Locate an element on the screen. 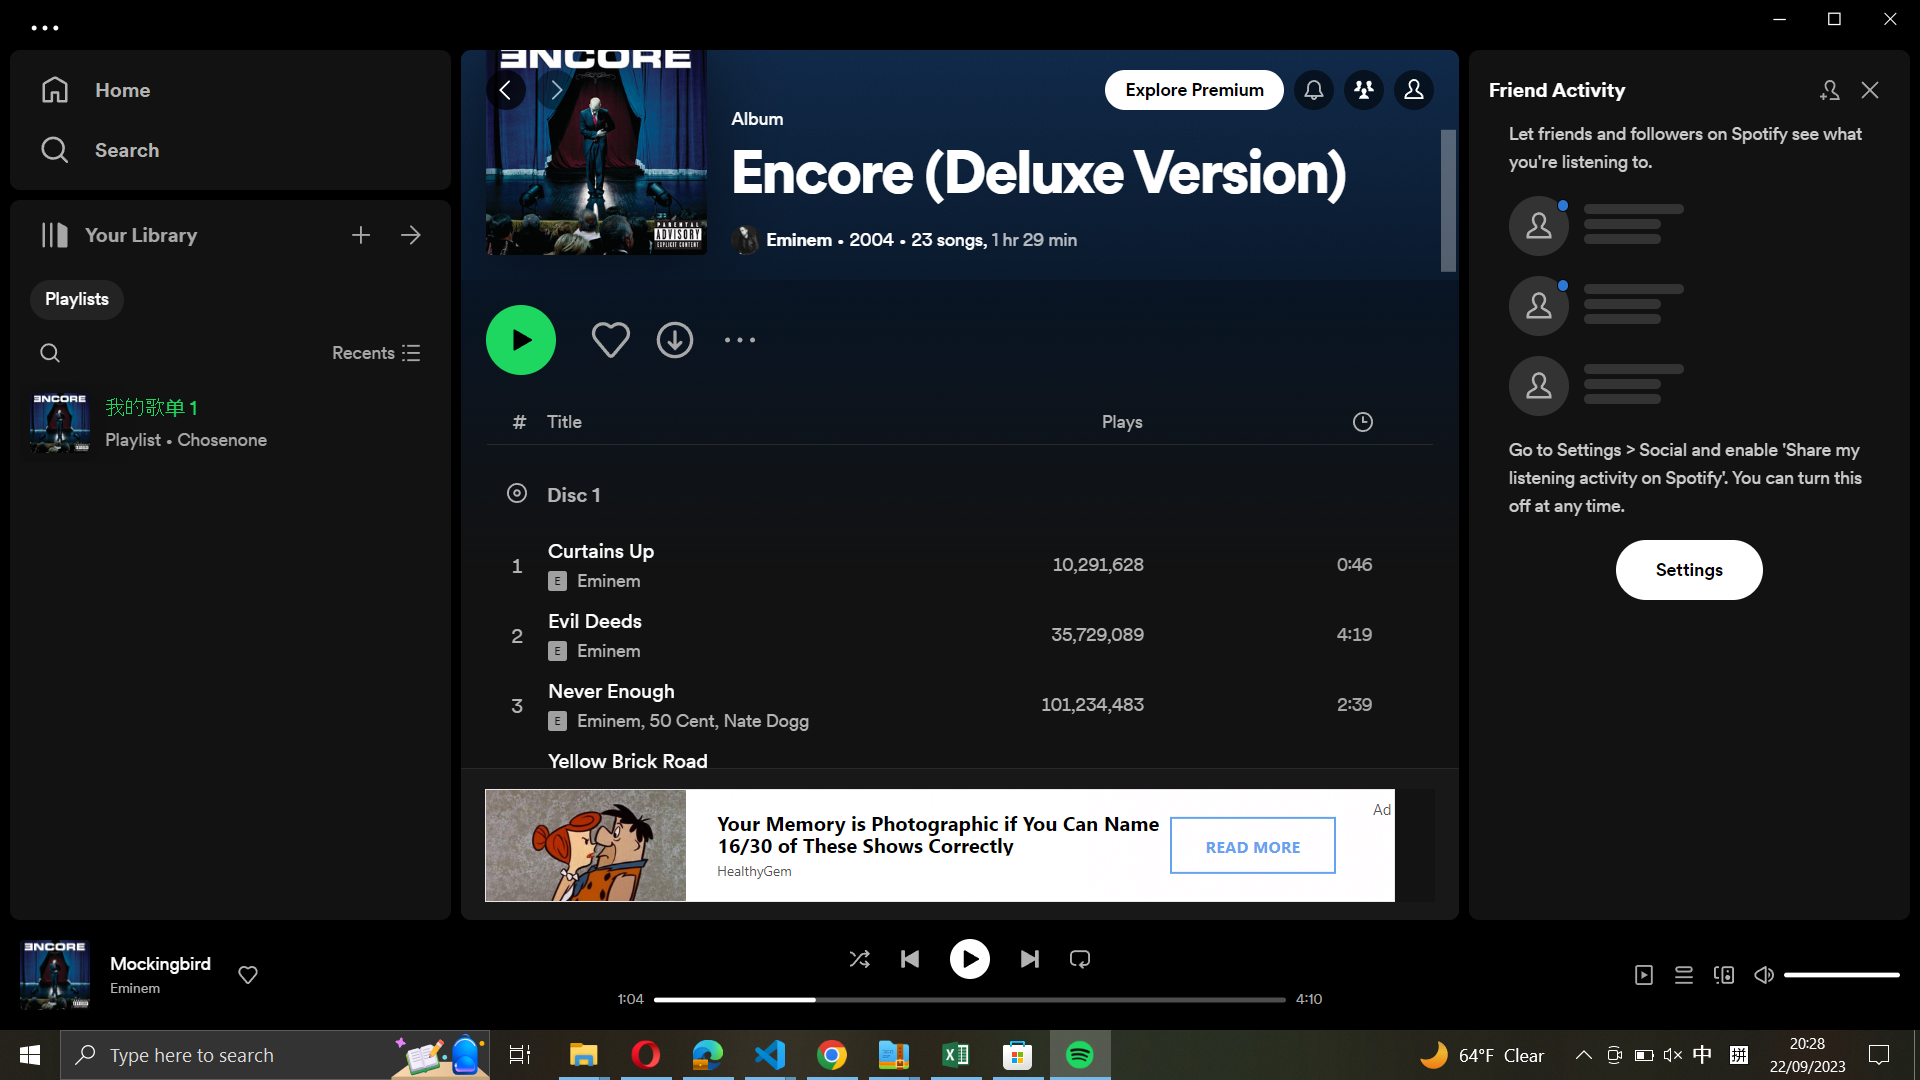  Incorporate more friends is located at coordinates (1828, 87).